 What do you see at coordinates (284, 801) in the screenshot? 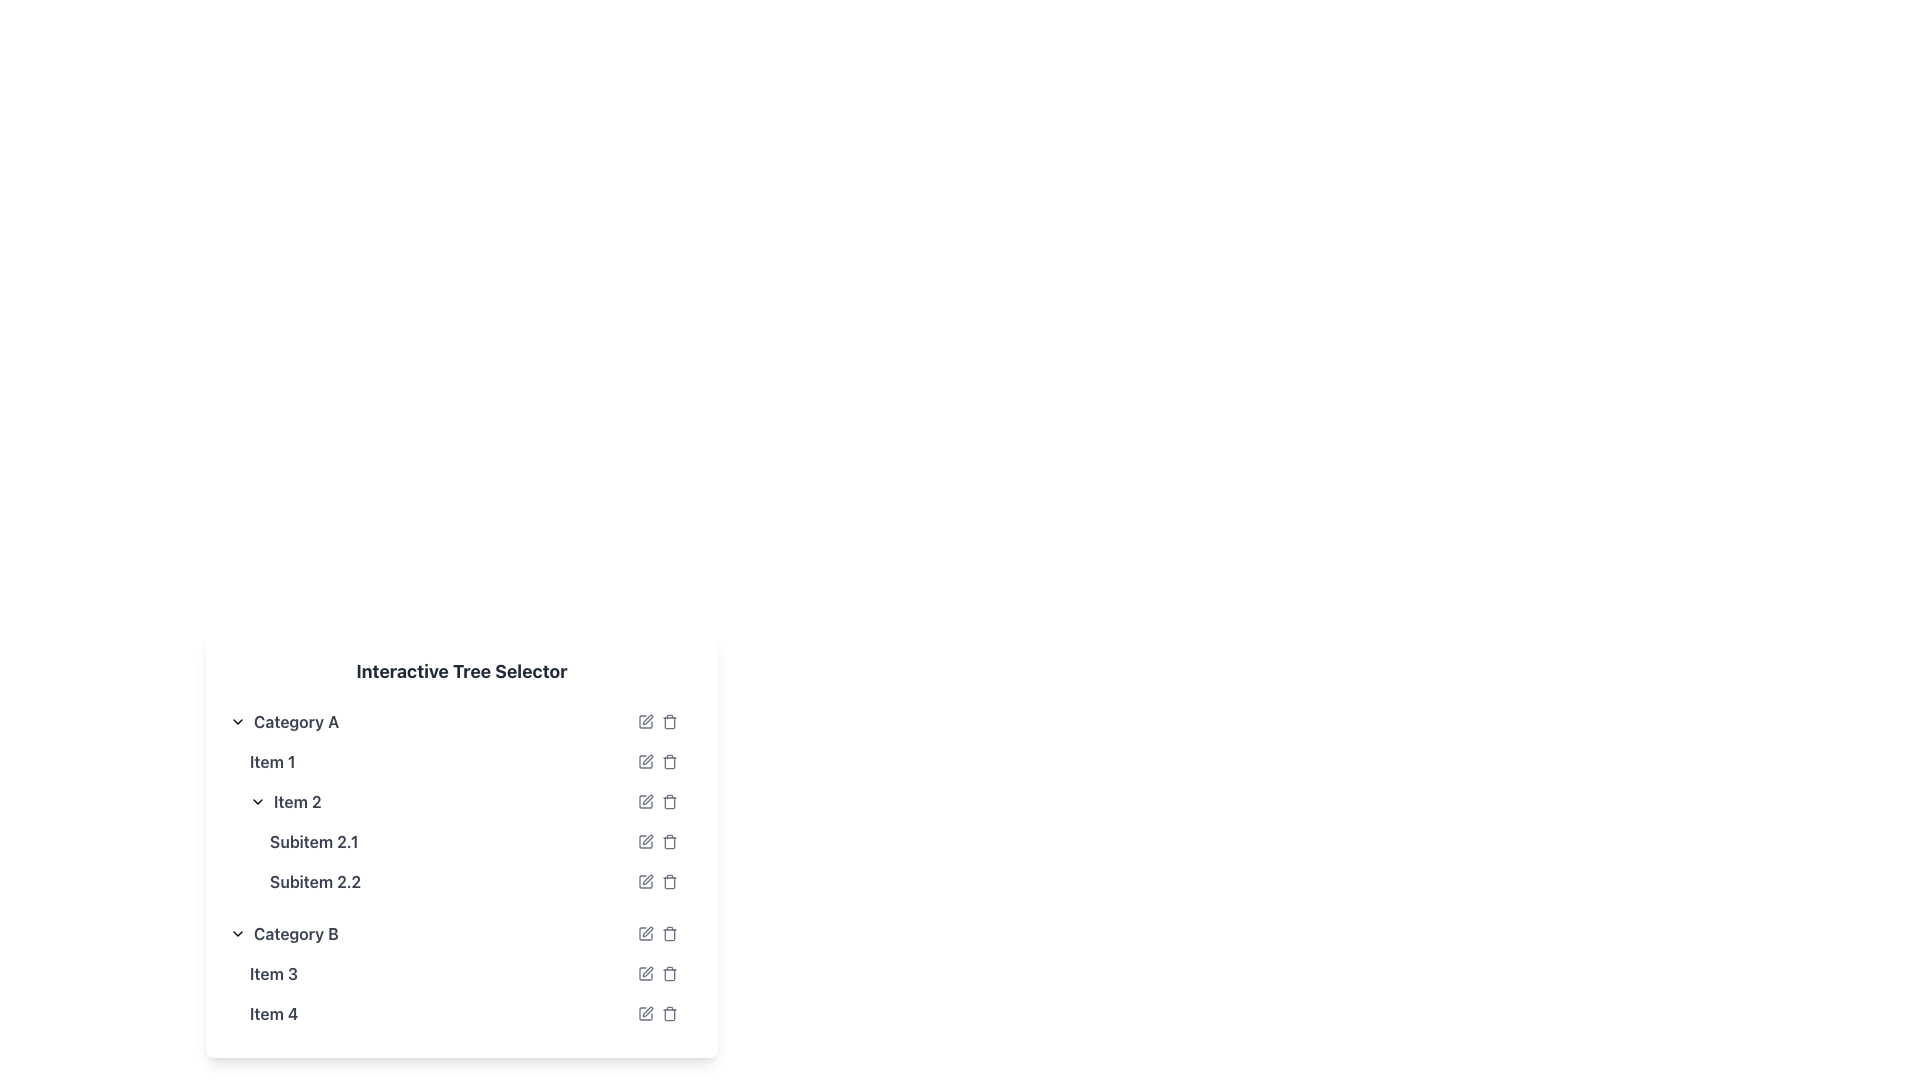
I see `the second Text label in 'Category A'` at bounding box center [284, 801].